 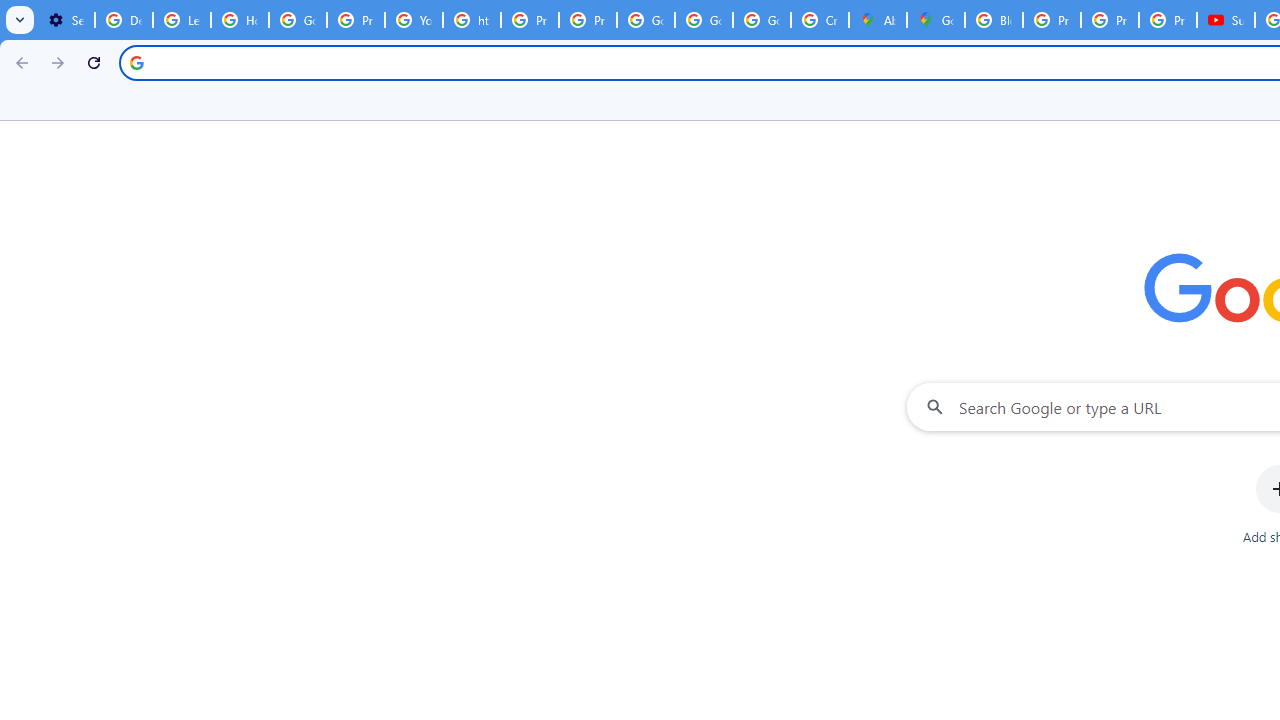 What do you see at coordinates (819, 20) in the screenshot?
I see `'Create your Google Account'` at bounding box center [819, 20].